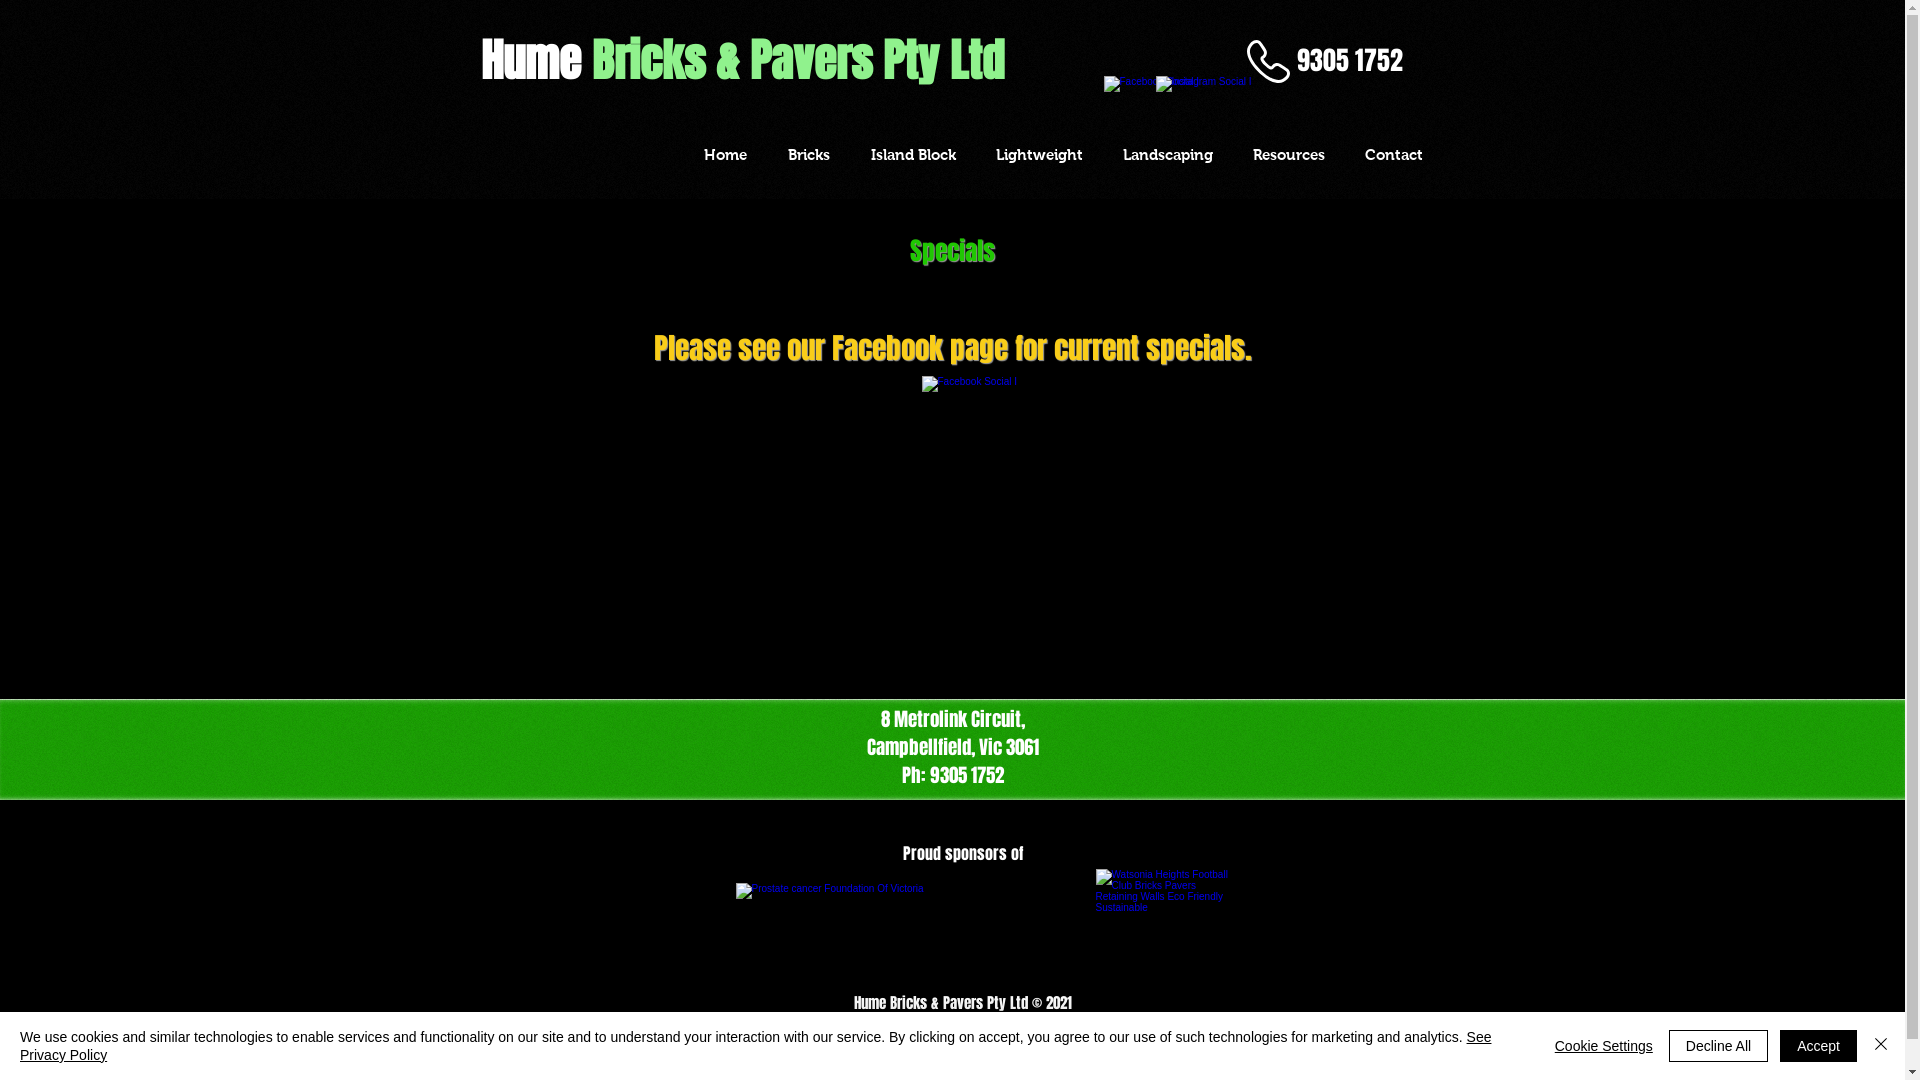 The image size is (1920, 1080). What do you see at coordinates (1287, 153) in the screenshot?
I see `'Resources'` at bounding box center [1287, 153].